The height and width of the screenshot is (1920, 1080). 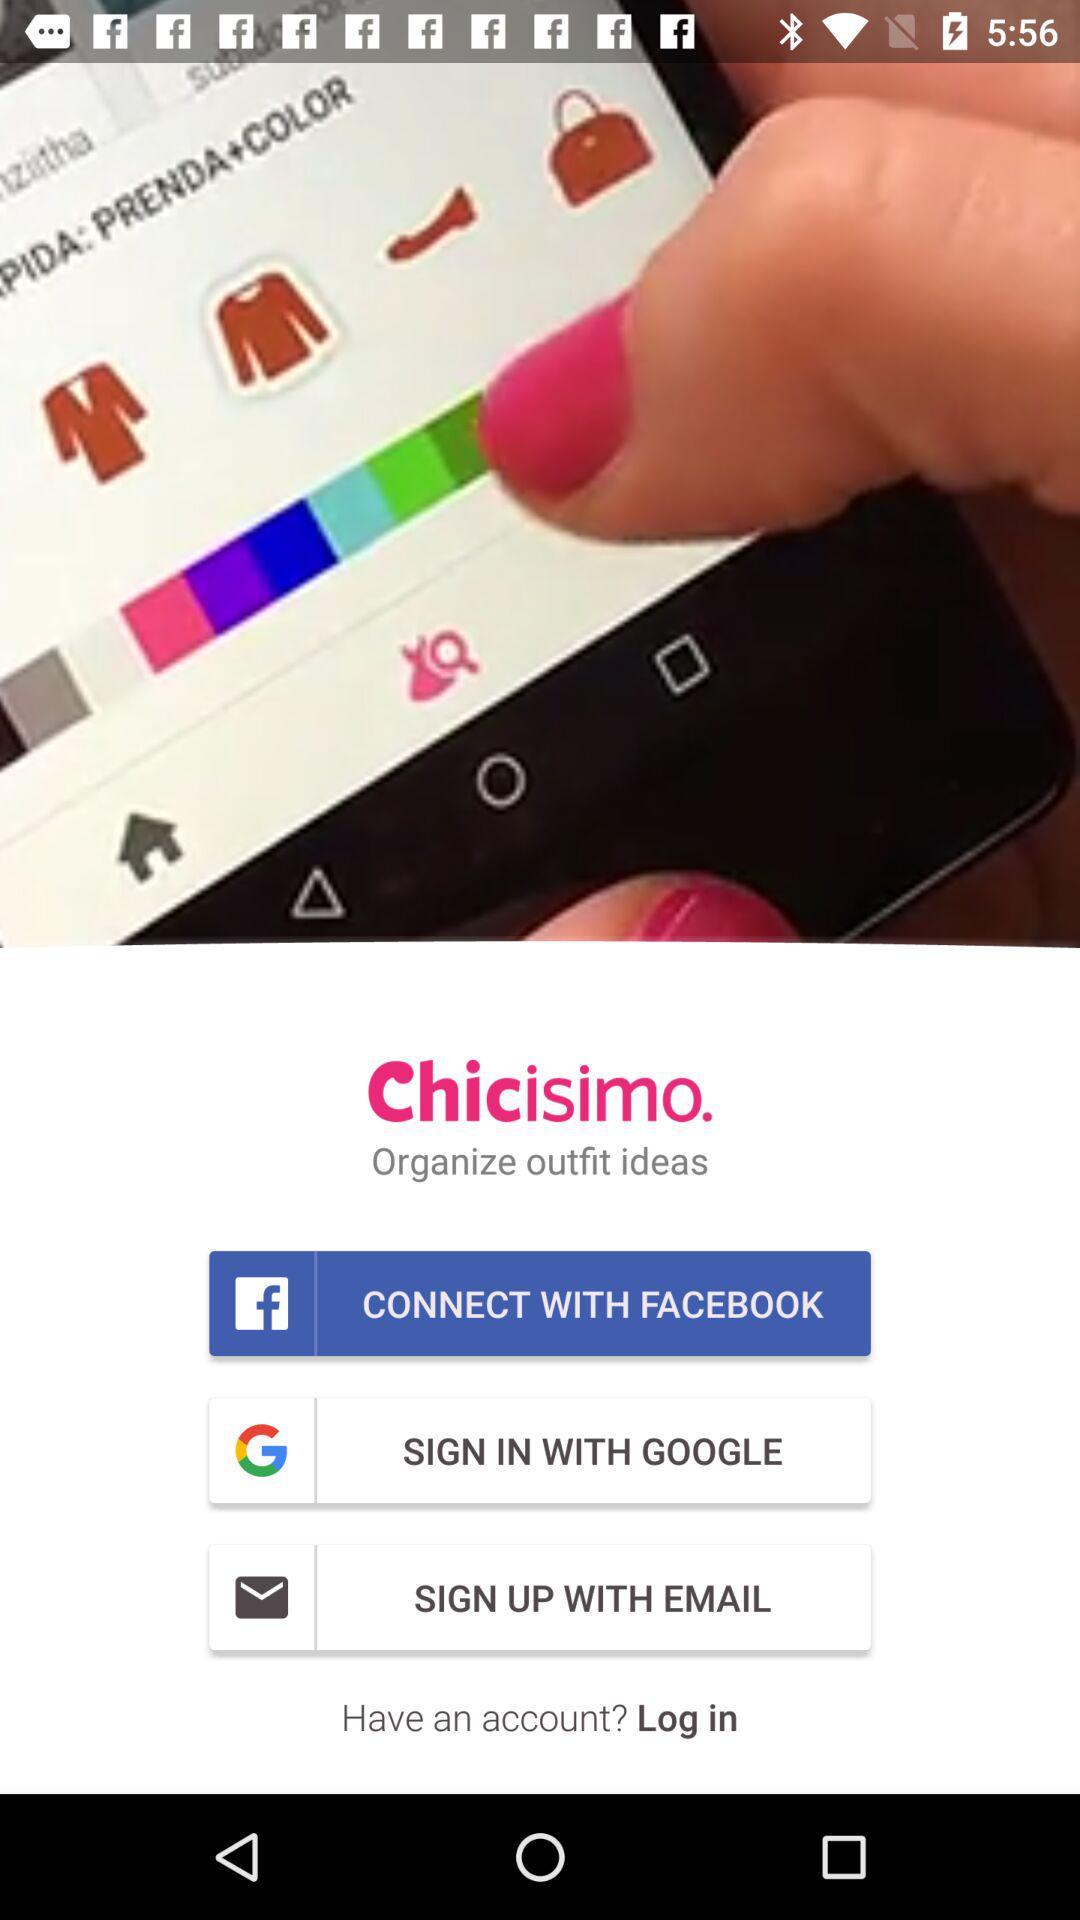 I want to click on item below sign up with, so click(x=538, y=1715).